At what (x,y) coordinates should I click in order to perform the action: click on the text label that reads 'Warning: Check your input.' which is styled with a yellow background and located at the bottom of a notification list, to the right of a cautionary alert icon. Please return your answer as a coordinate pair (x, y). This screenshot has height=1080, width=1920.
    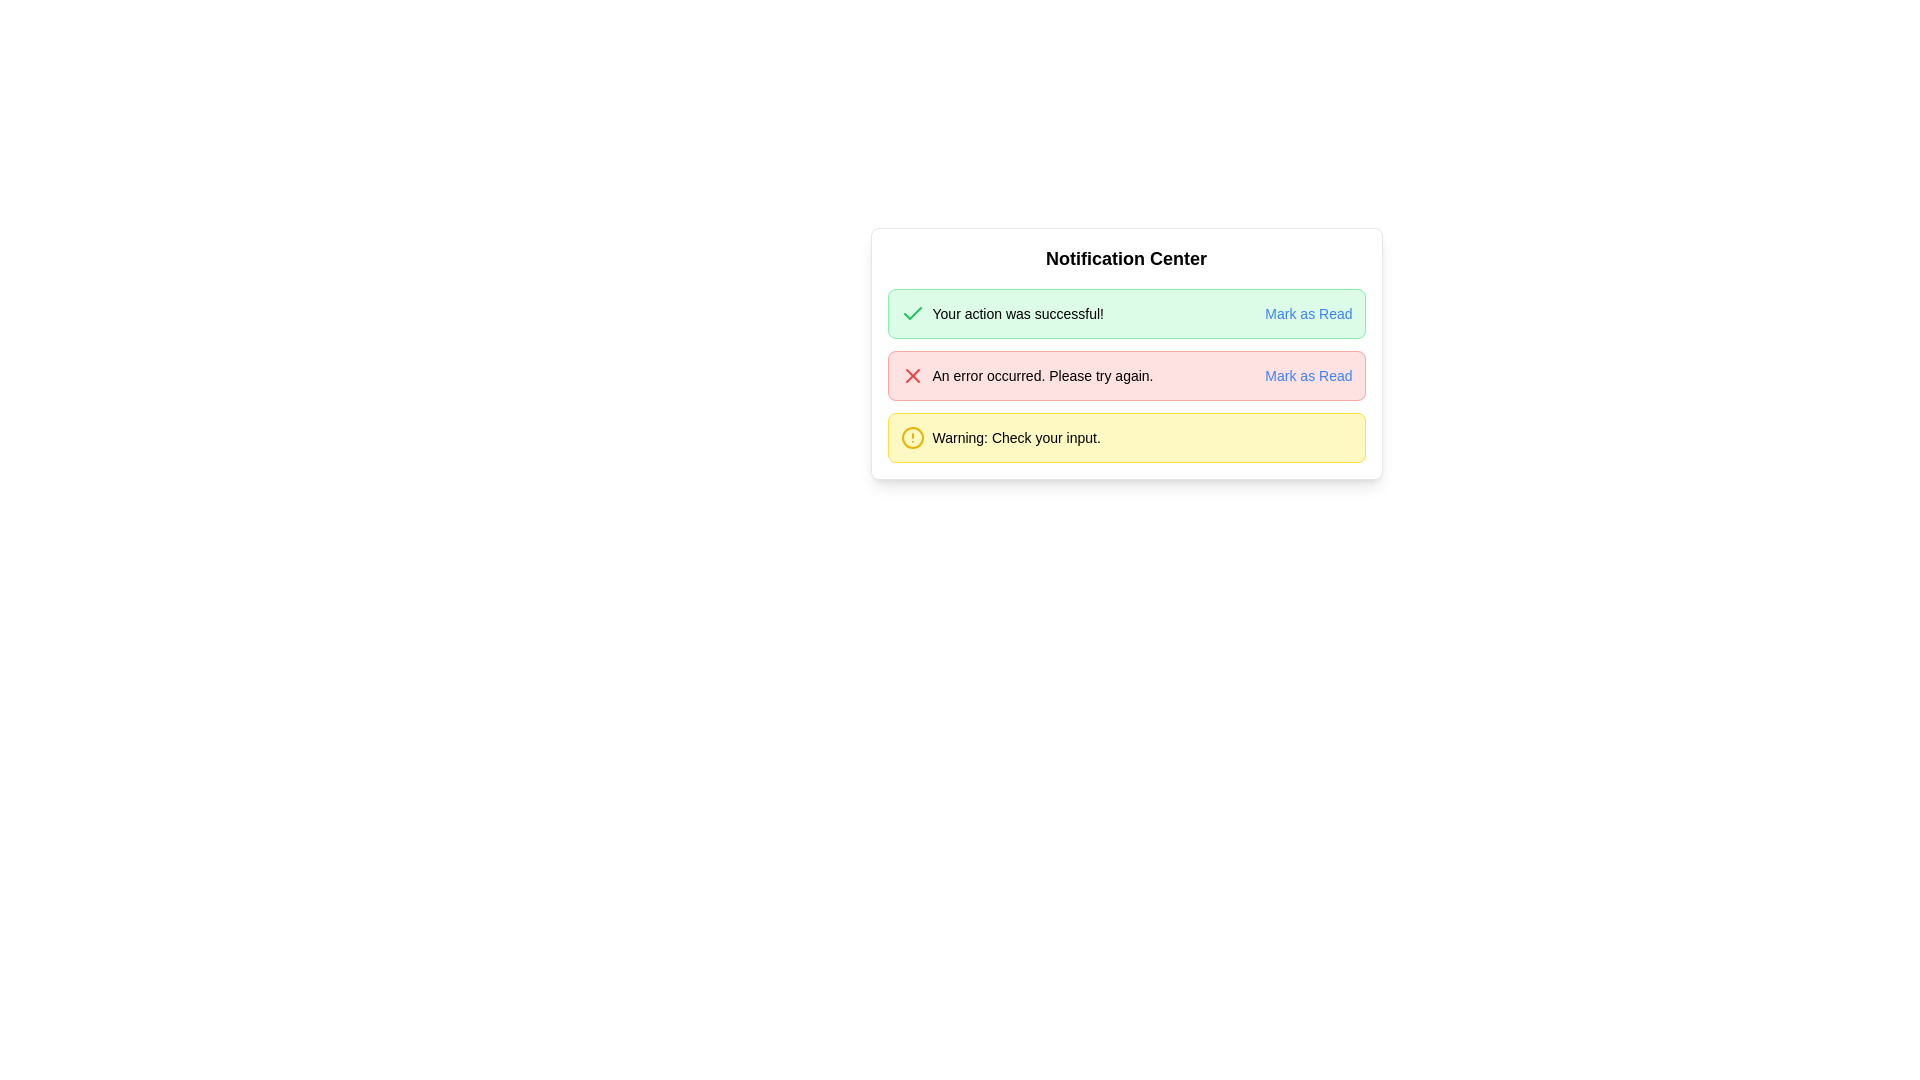
    Looking at the image, I should click on (1016, 437).